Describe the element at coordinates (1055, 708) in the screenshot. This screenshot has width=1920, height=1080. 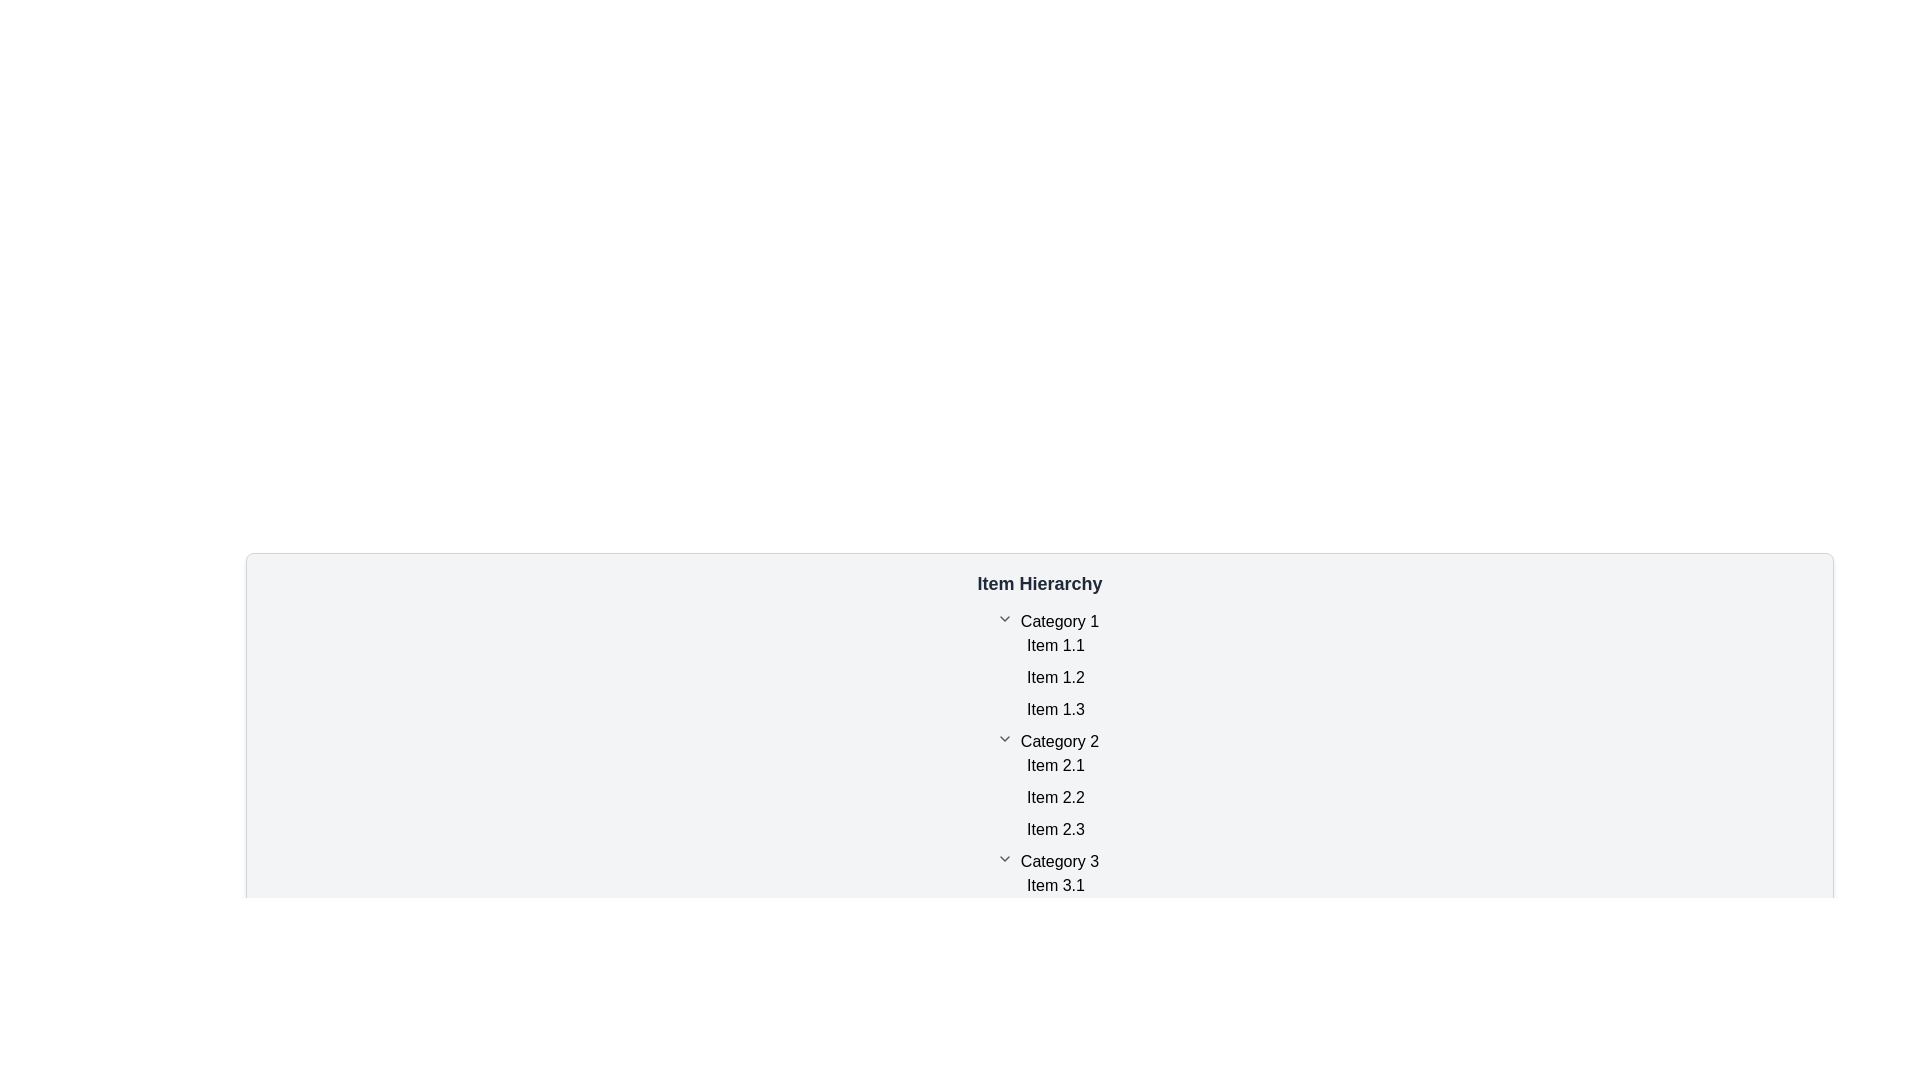
I see `the label representing the third item under 'Category 1' in the 'Item Hierarchy' list, which is centrally aligned horizontally and positioned between 'Item 1.2' and 'Category 2'` at that location.